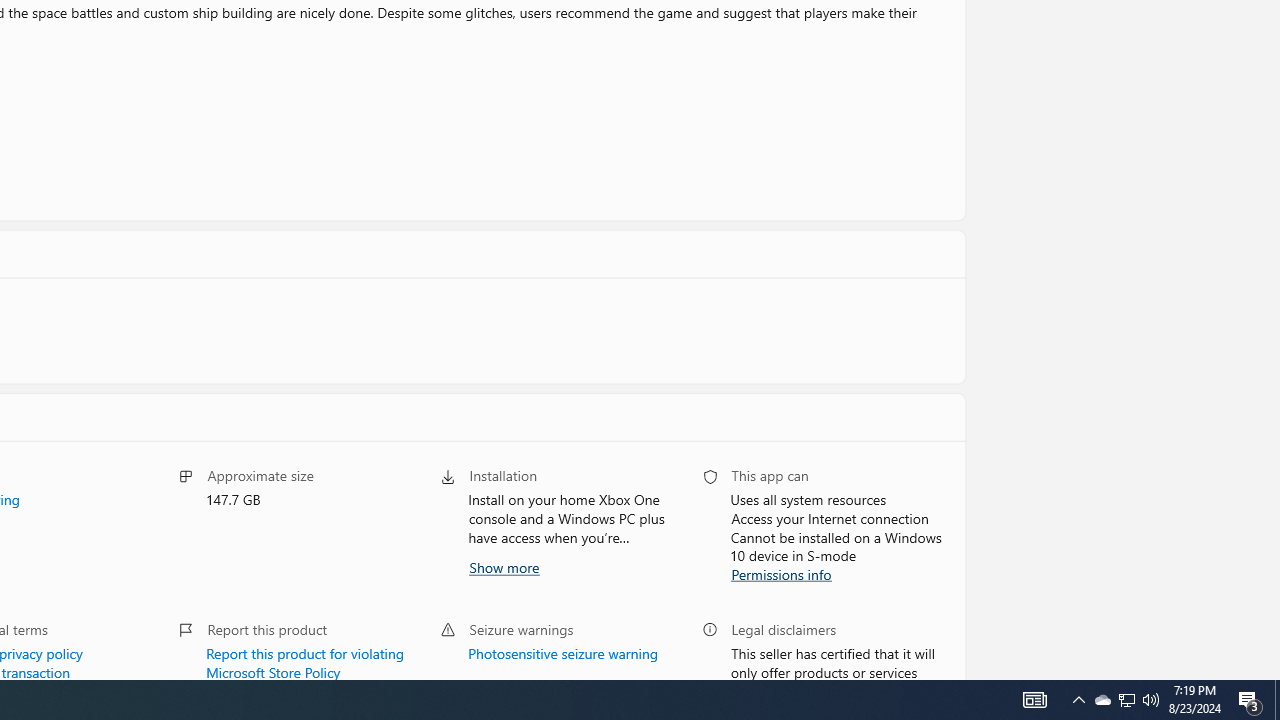  What do you see at coordinates (503, 566) in the screenshot?
I see `'Show more'` at bounding box center [503, 566].